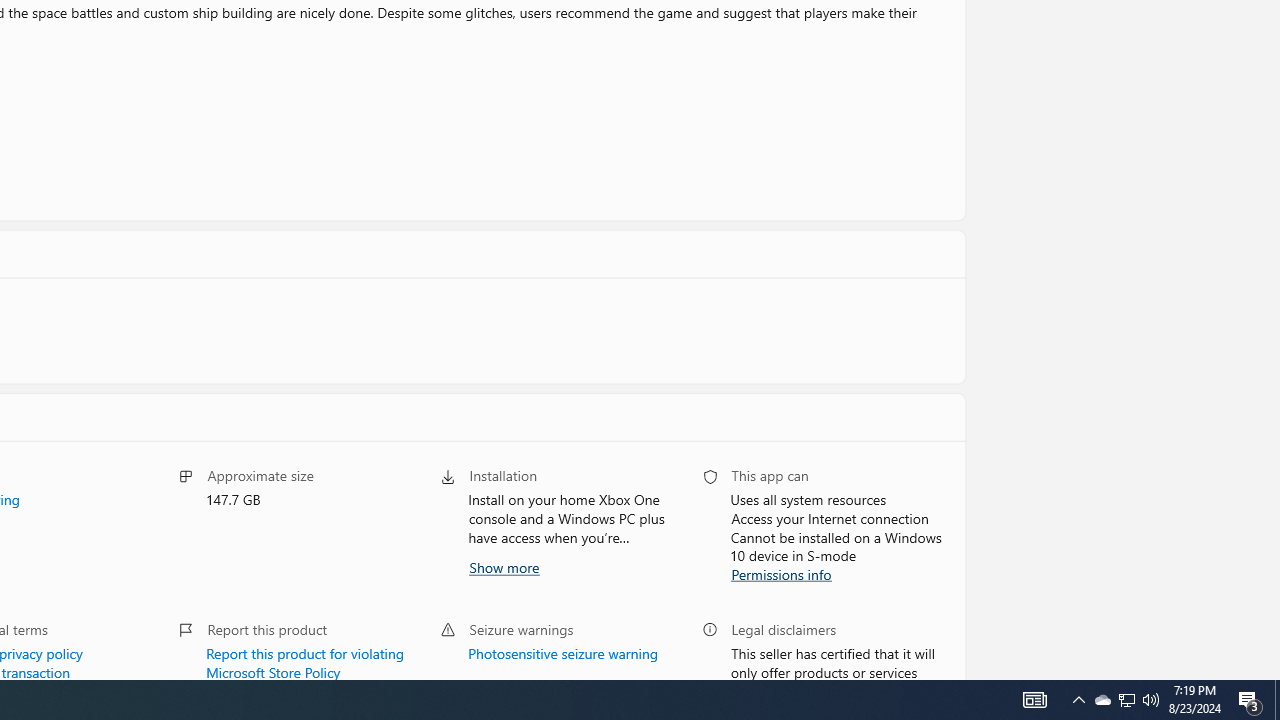  What do you see at coordinates (503, 566) in the screenshot?
I see `'Show more'` at bounding box center [503, 566].